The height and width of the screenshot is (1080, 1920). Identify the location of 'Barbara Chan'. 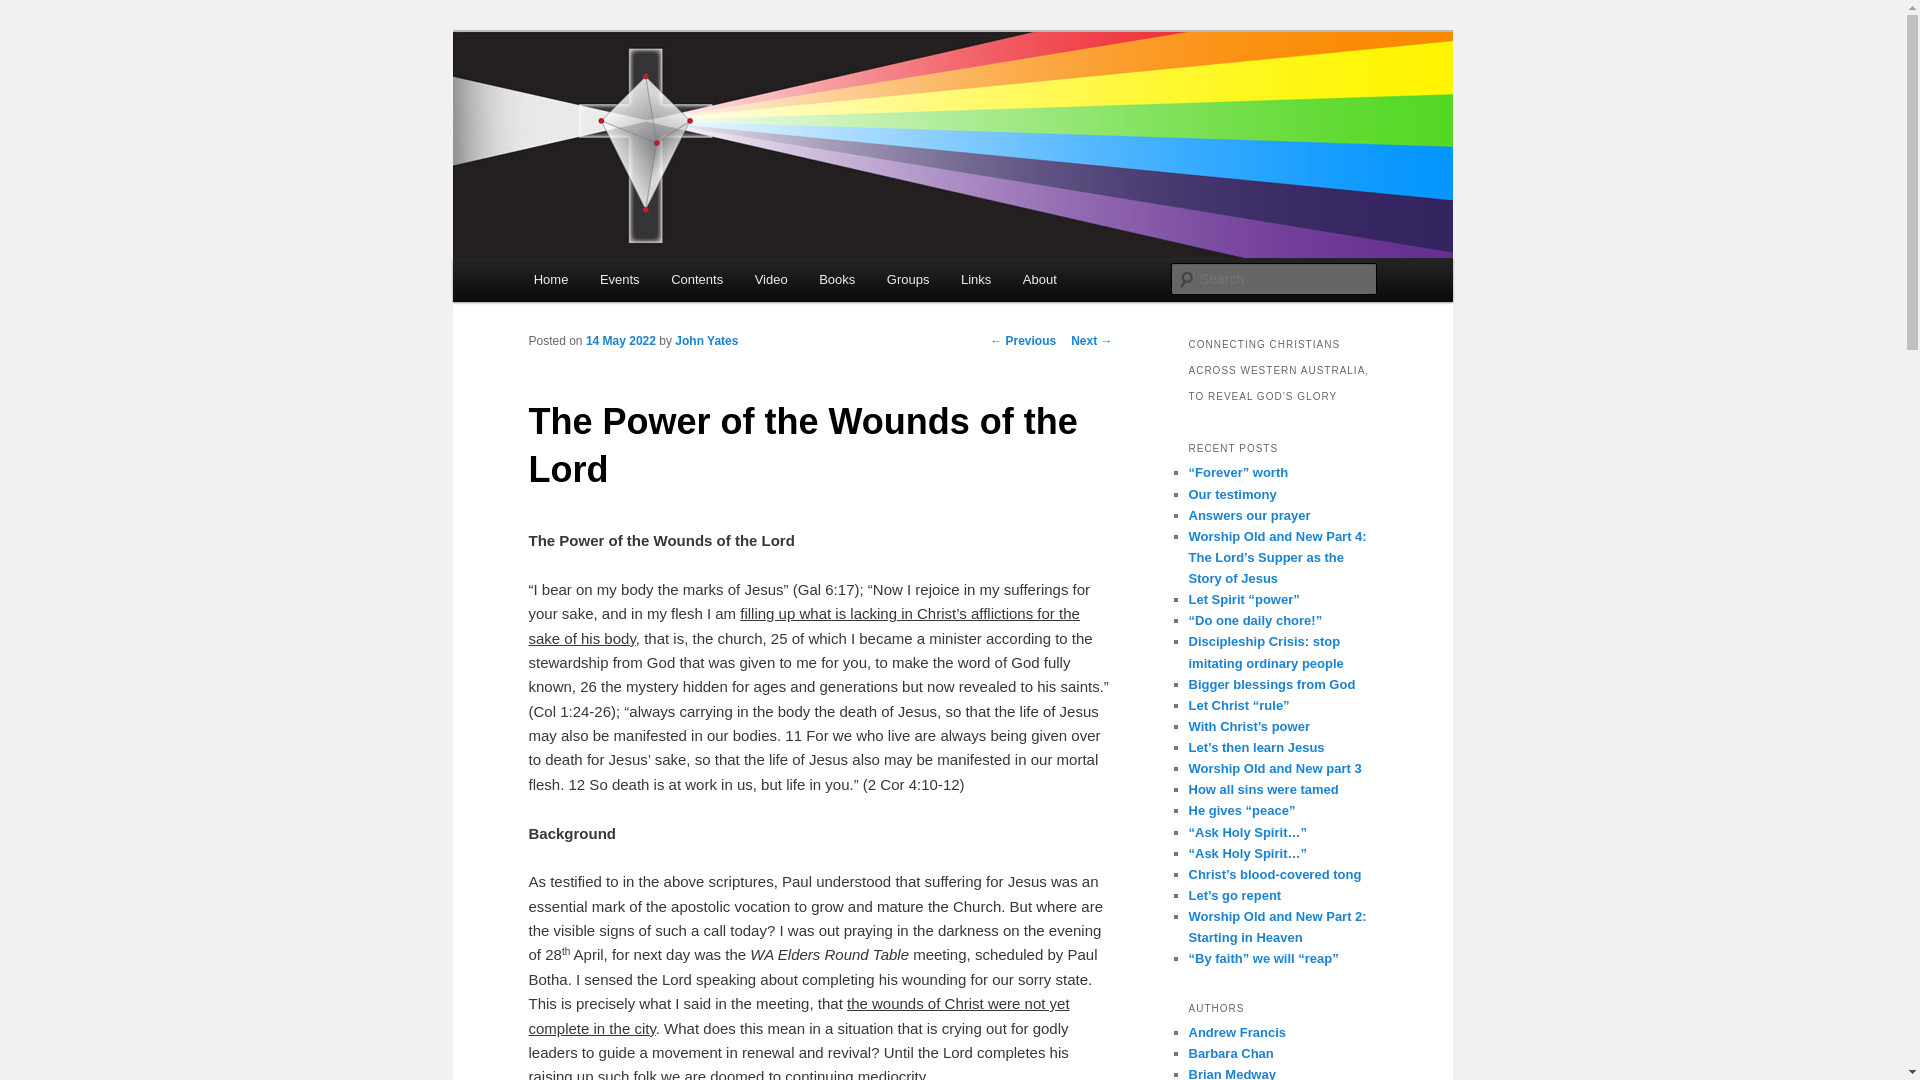
(1229, 1052).